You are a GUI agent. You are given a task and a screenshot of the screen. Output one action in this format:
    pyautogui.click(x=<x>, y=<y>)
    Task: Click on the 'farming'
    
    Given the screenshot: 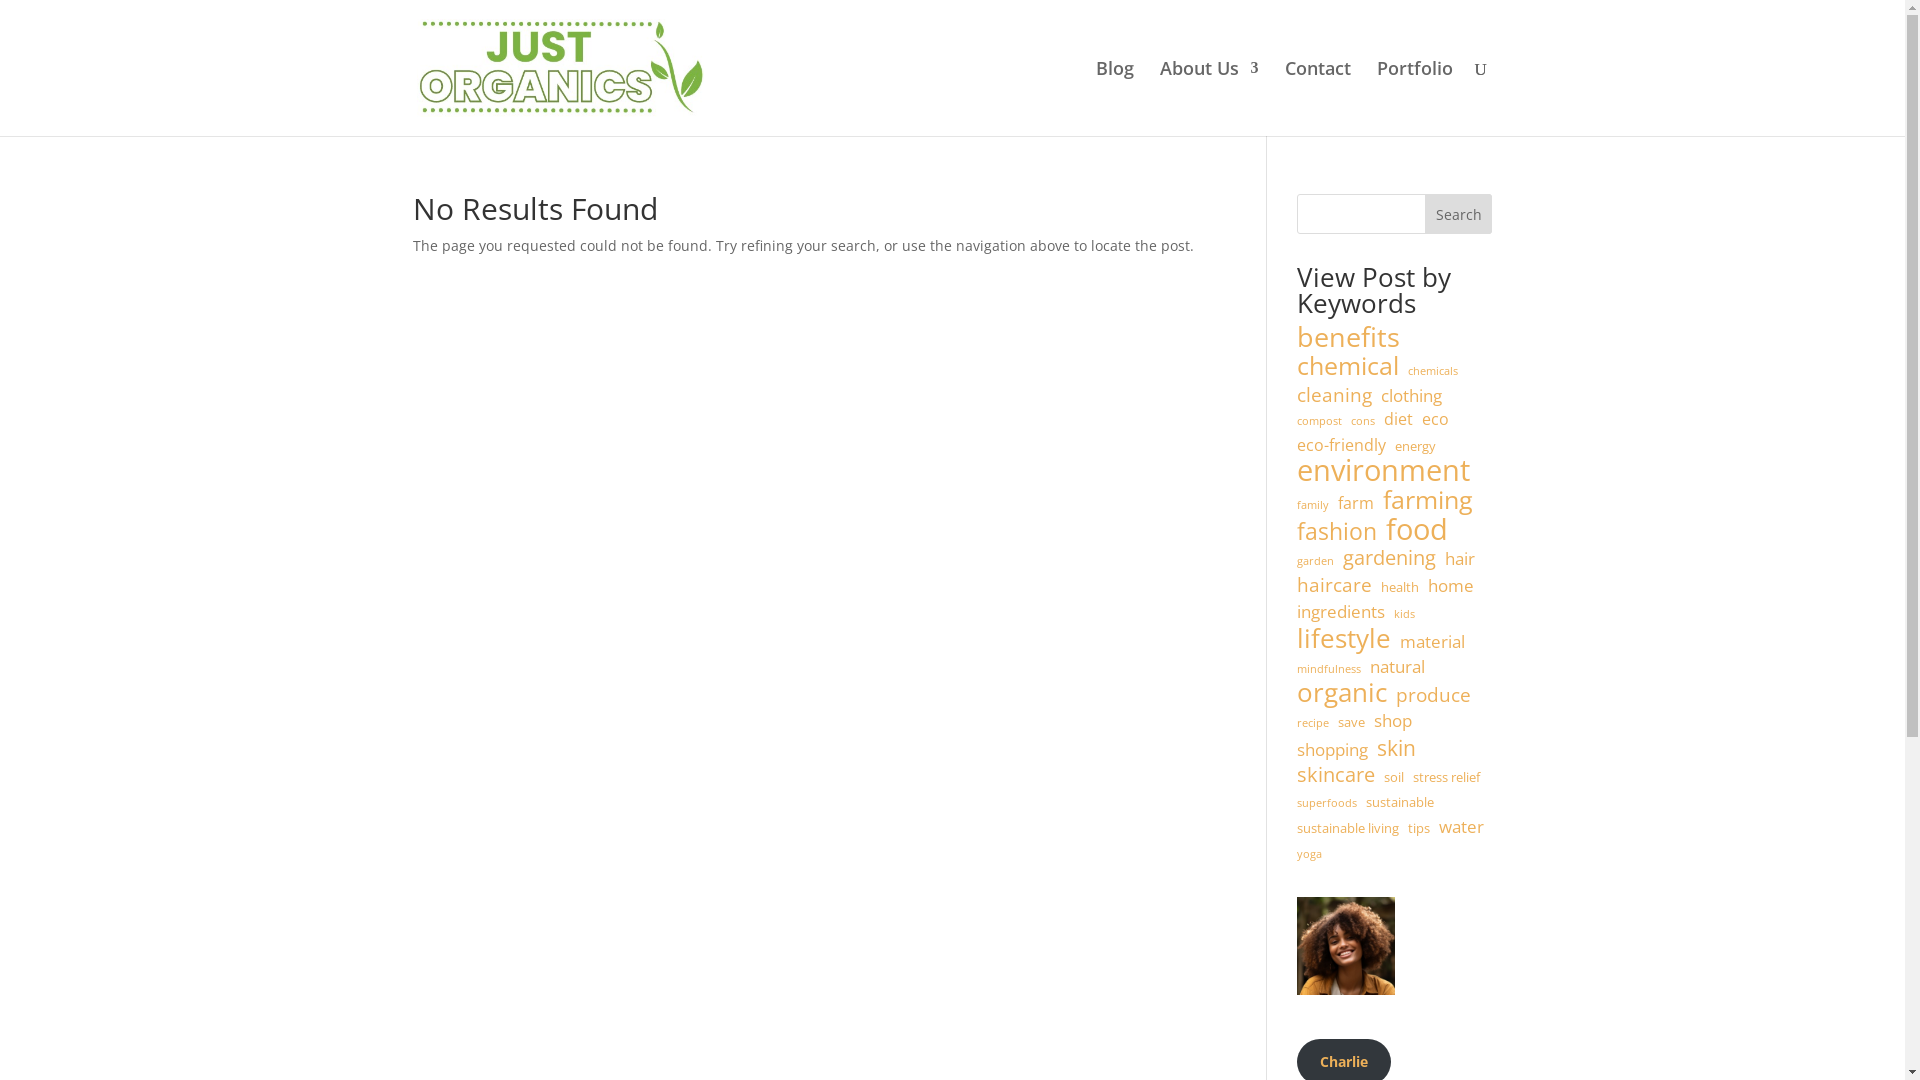 What is the action you would take?
    pyautogui.click(x=1381, y=499)
    